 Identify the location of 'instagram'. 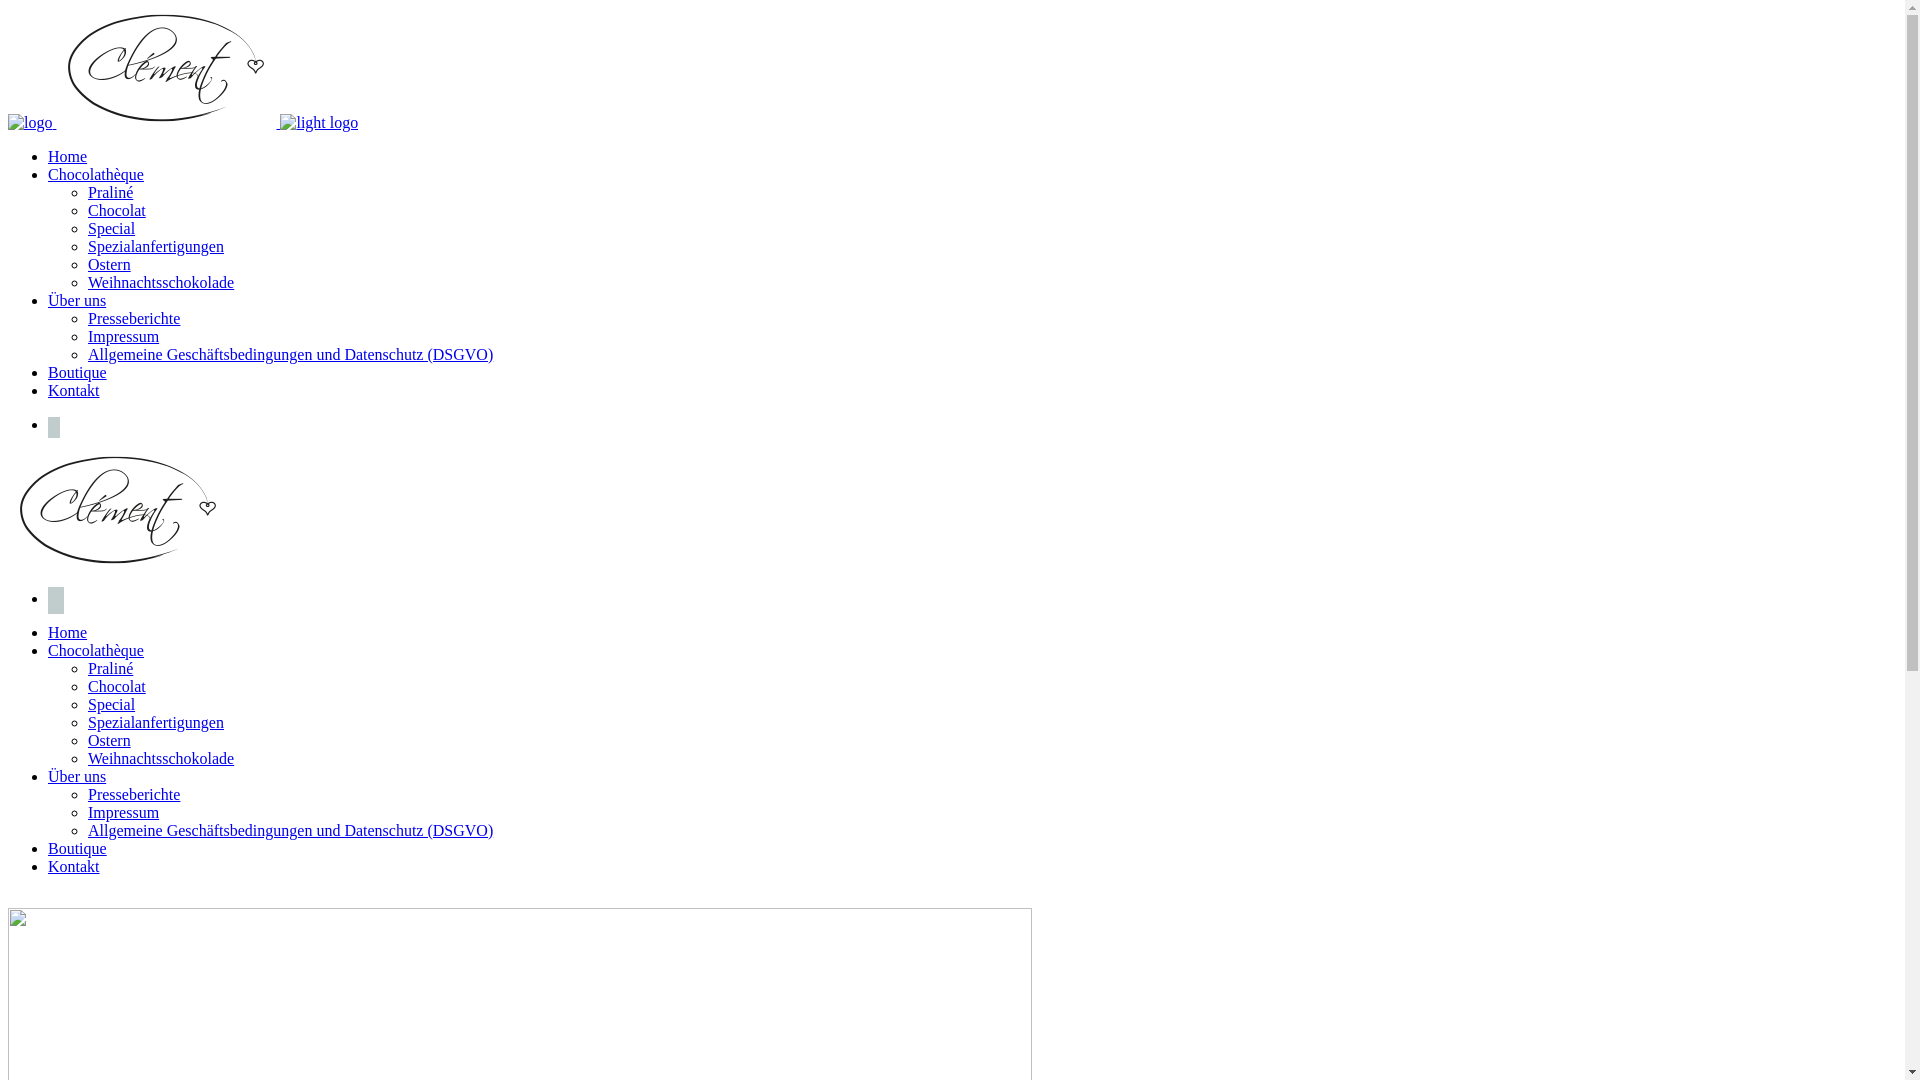
(56, 597).